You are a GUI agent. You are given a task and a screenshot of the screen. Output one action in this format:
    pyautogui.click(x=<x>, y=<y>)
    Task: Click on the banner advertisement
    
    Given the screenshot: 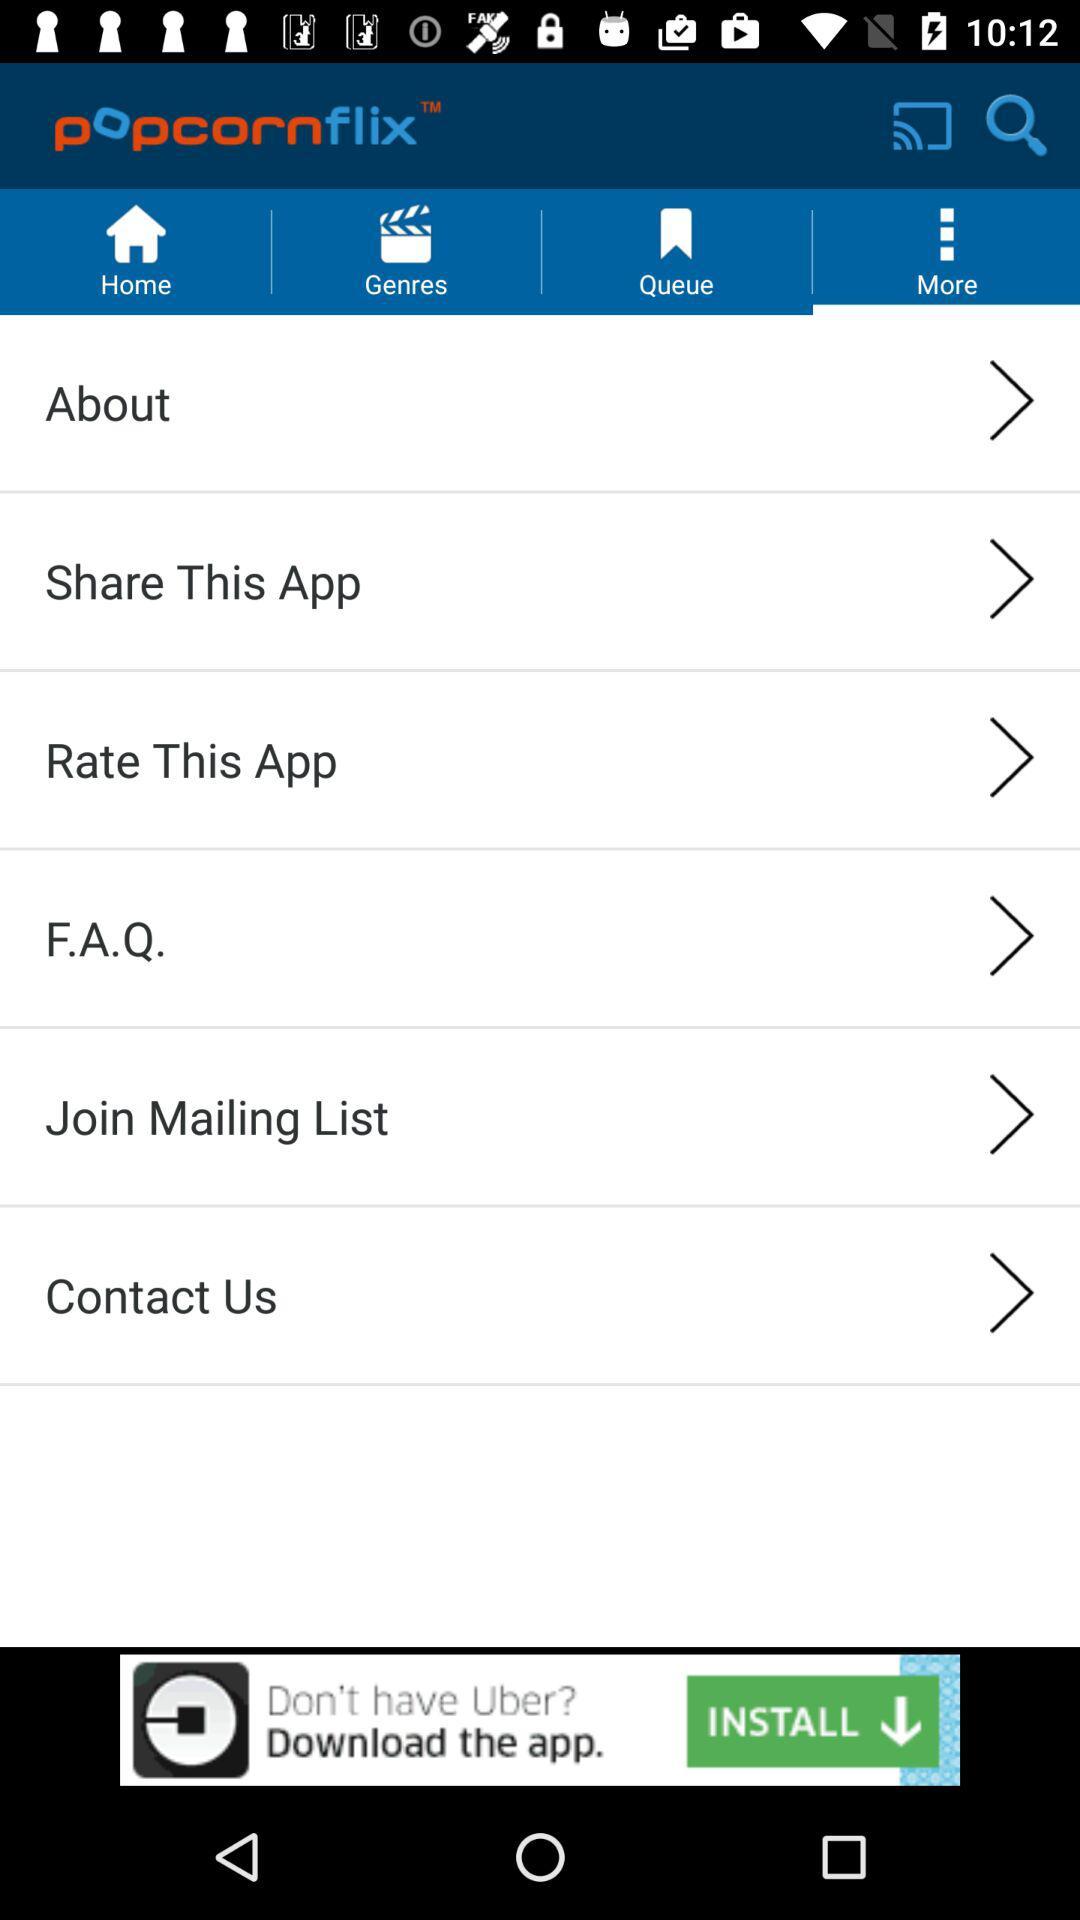 What is the action you would take?
    pyautogui.click(x=540, y=1719)
    